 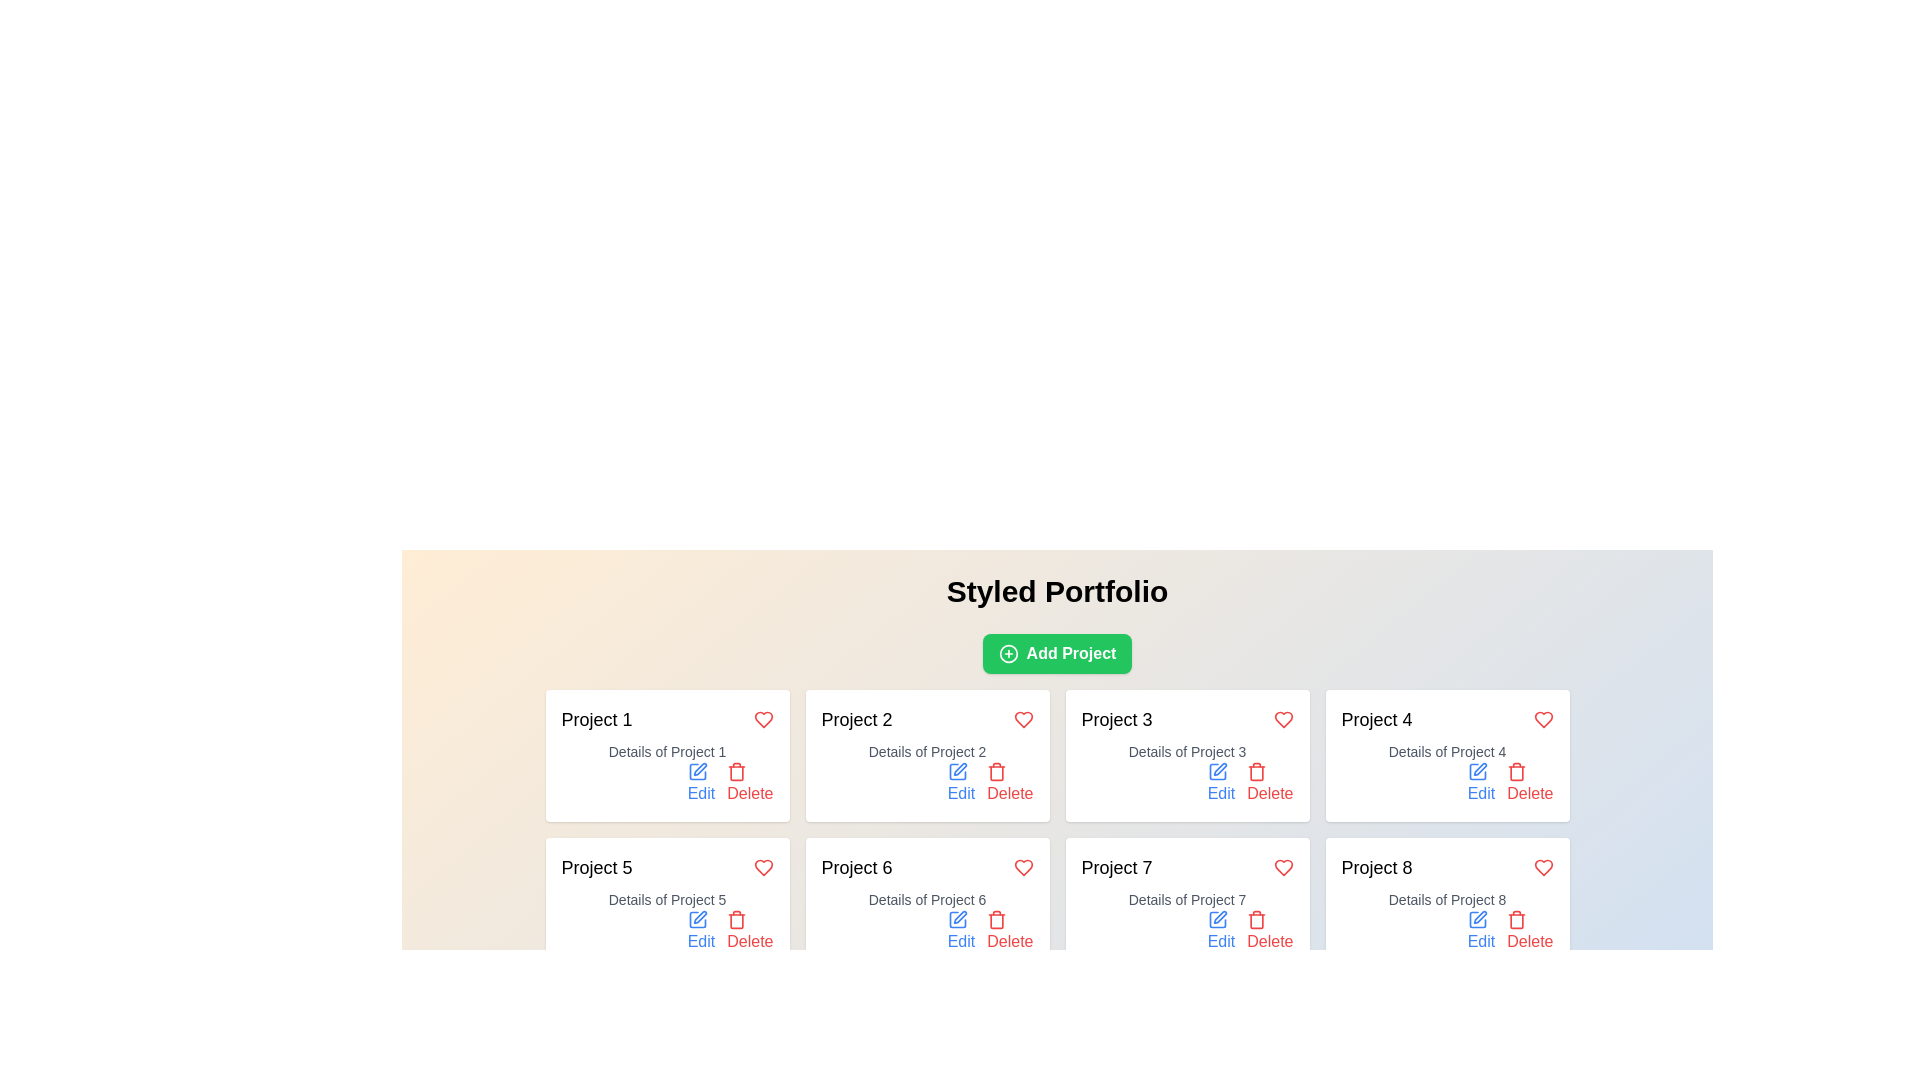 I want to click on the heart icon button located in the bottom-right corner of the card labeled 'Project 8', so click(x=1542, y=866).